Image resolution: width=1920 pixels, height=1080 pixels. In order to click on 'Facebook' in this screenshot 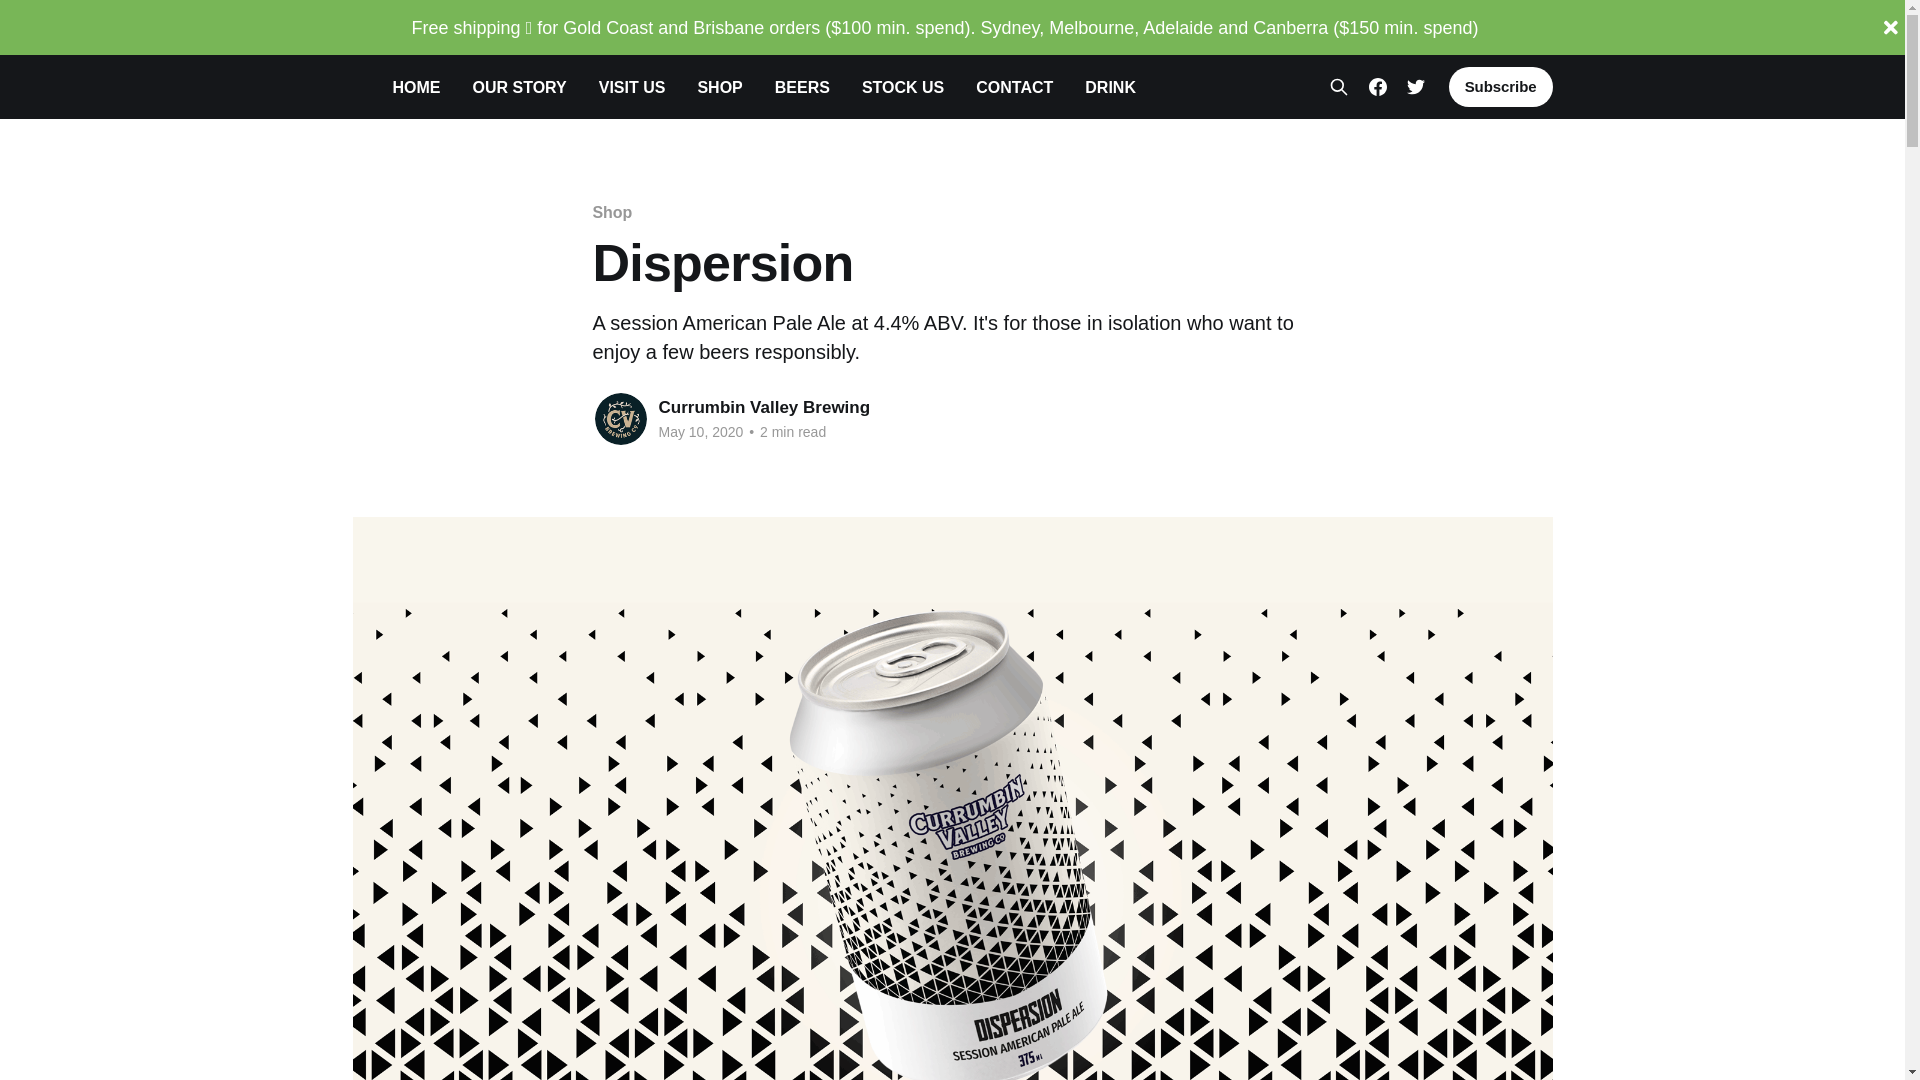, I will do `click(1376, 86)`.